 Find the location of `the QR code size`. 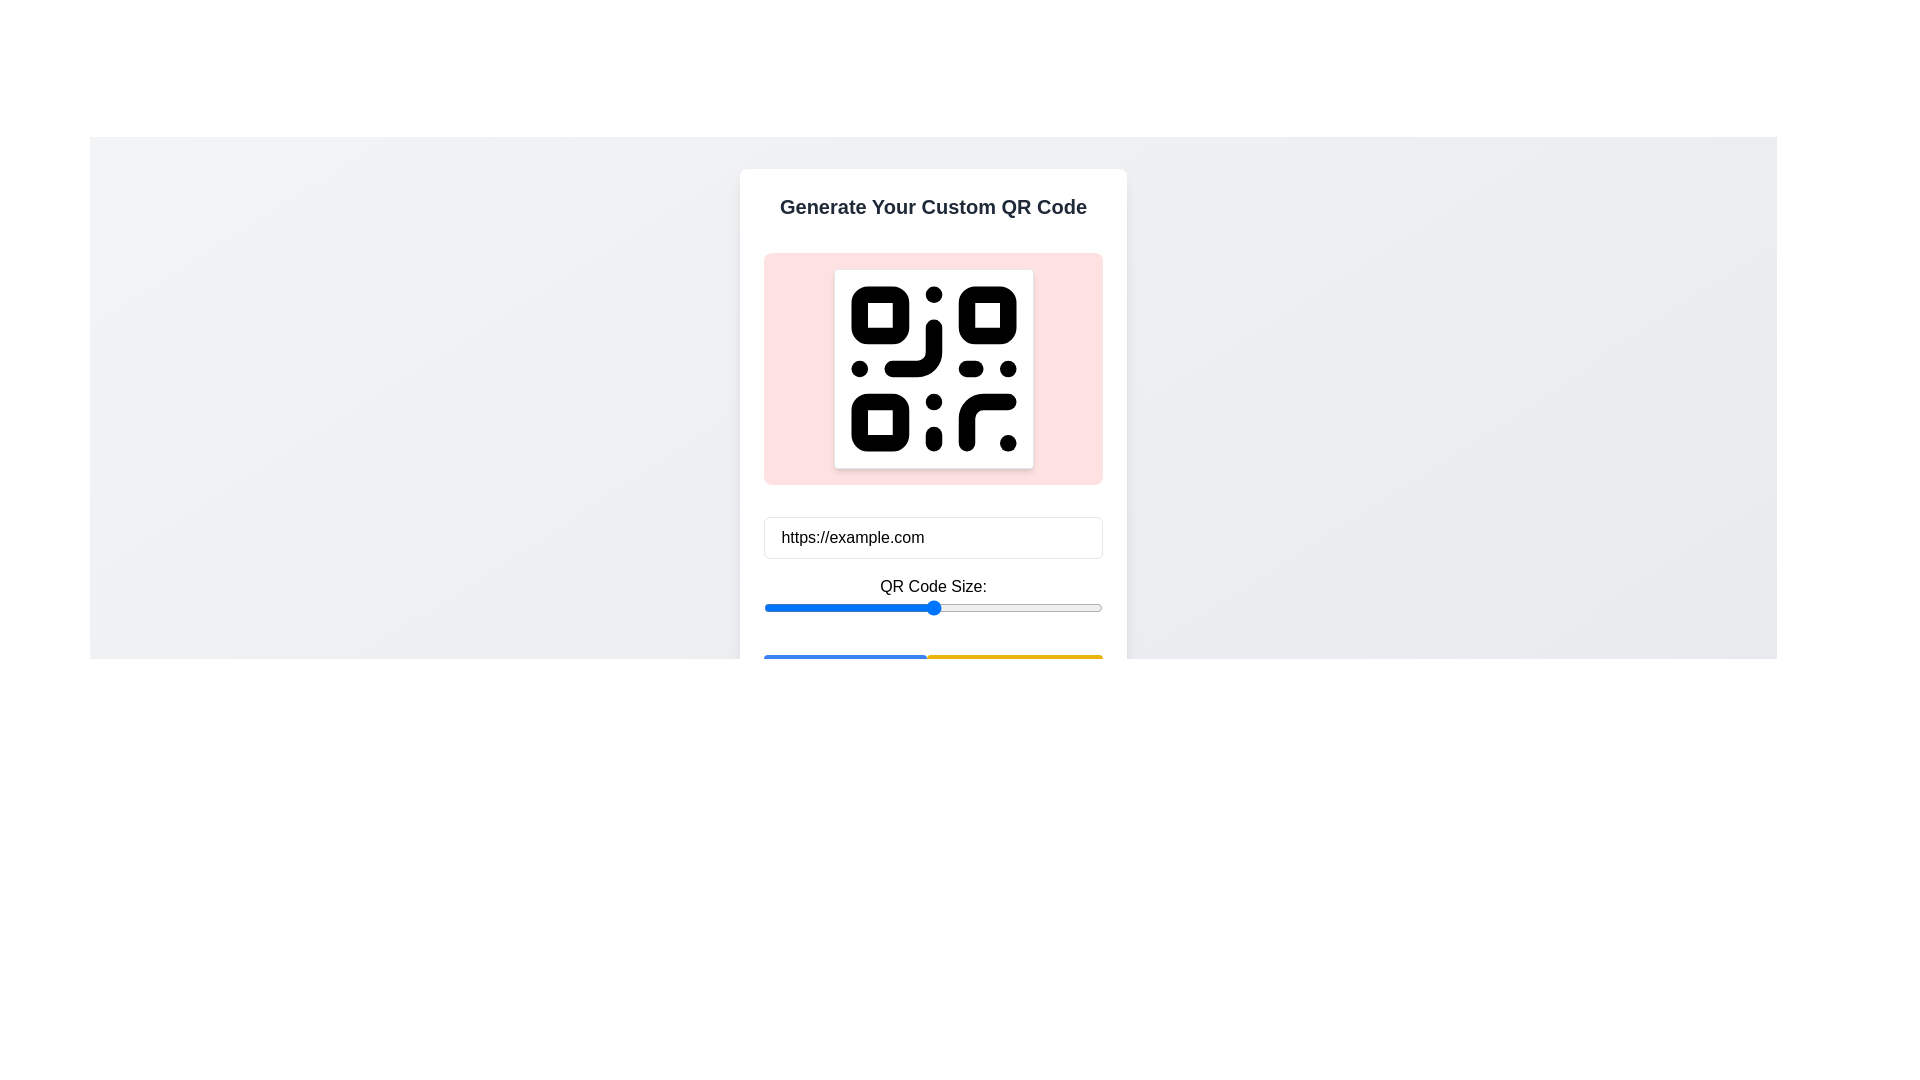

the QR code size is located at coordinates (982, 607).